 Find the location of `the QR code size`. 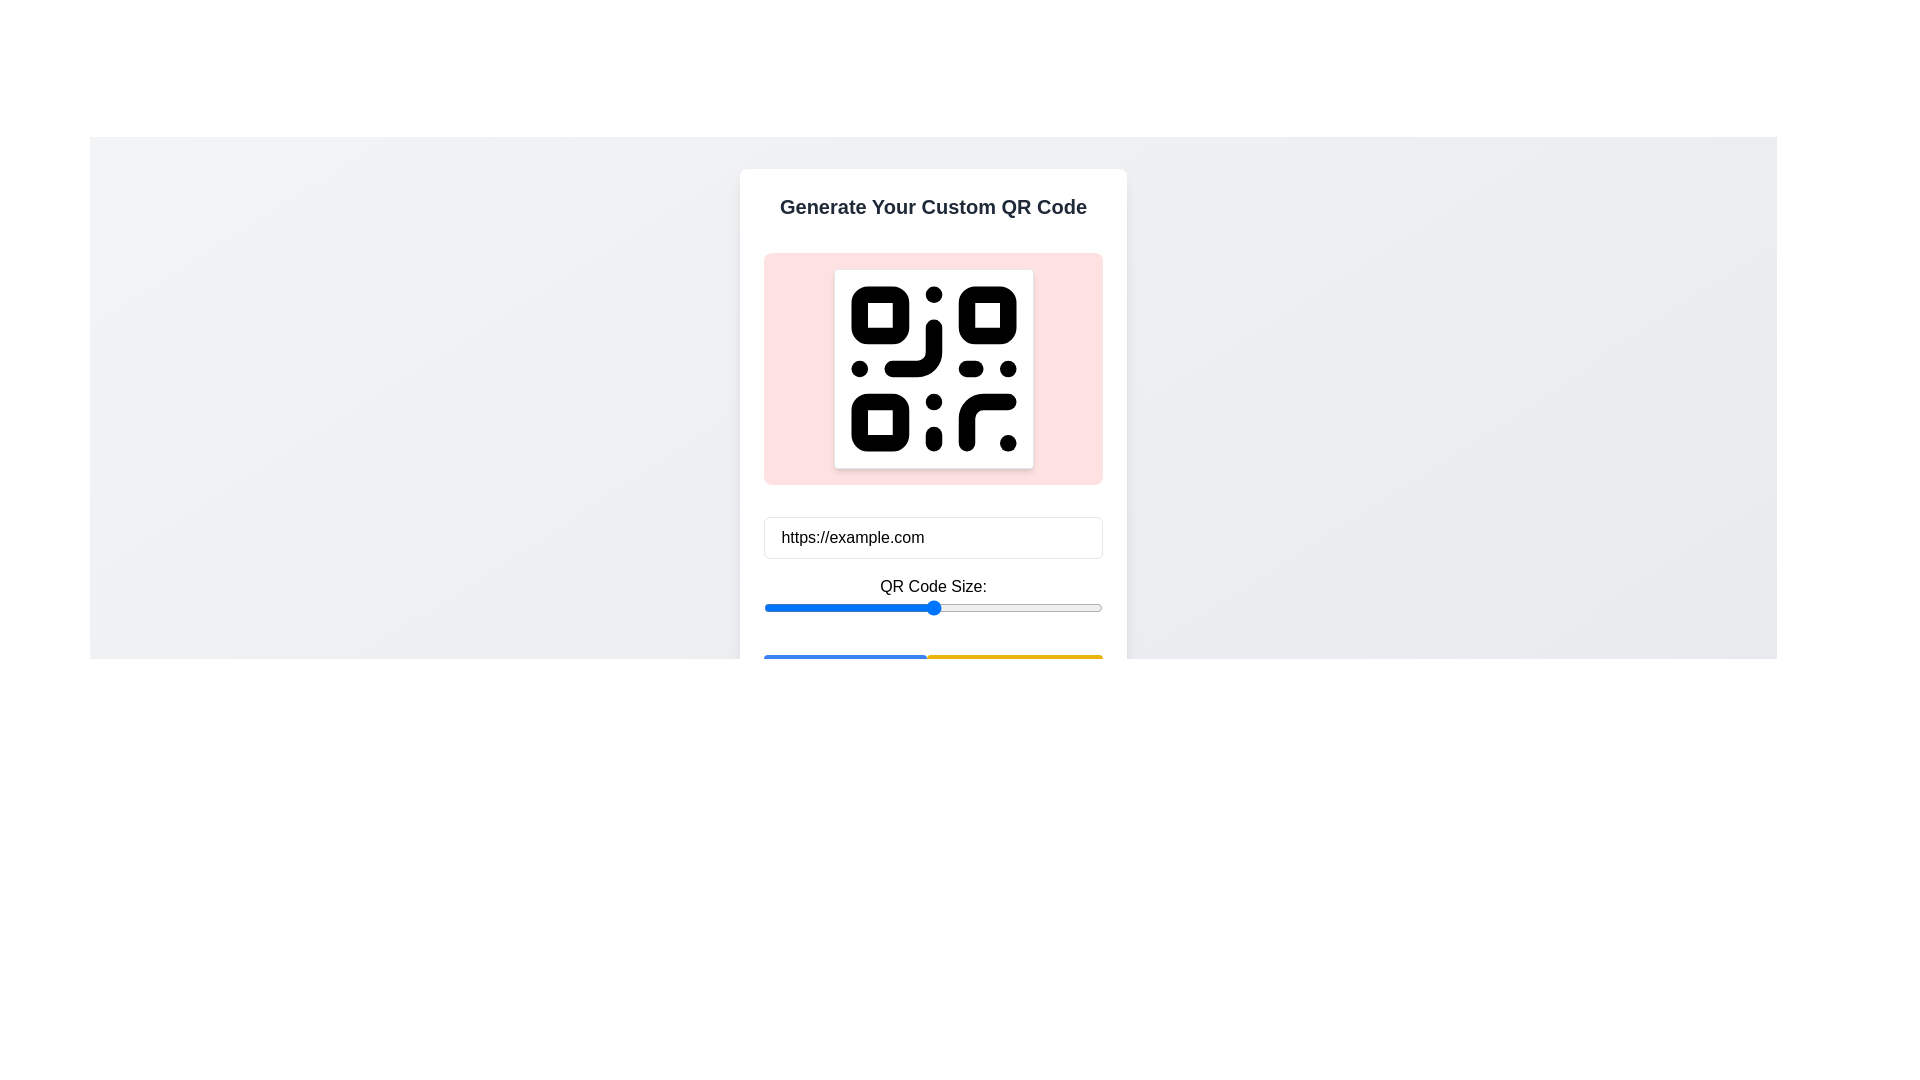

the QR code size is located at coordinates (982, 607).